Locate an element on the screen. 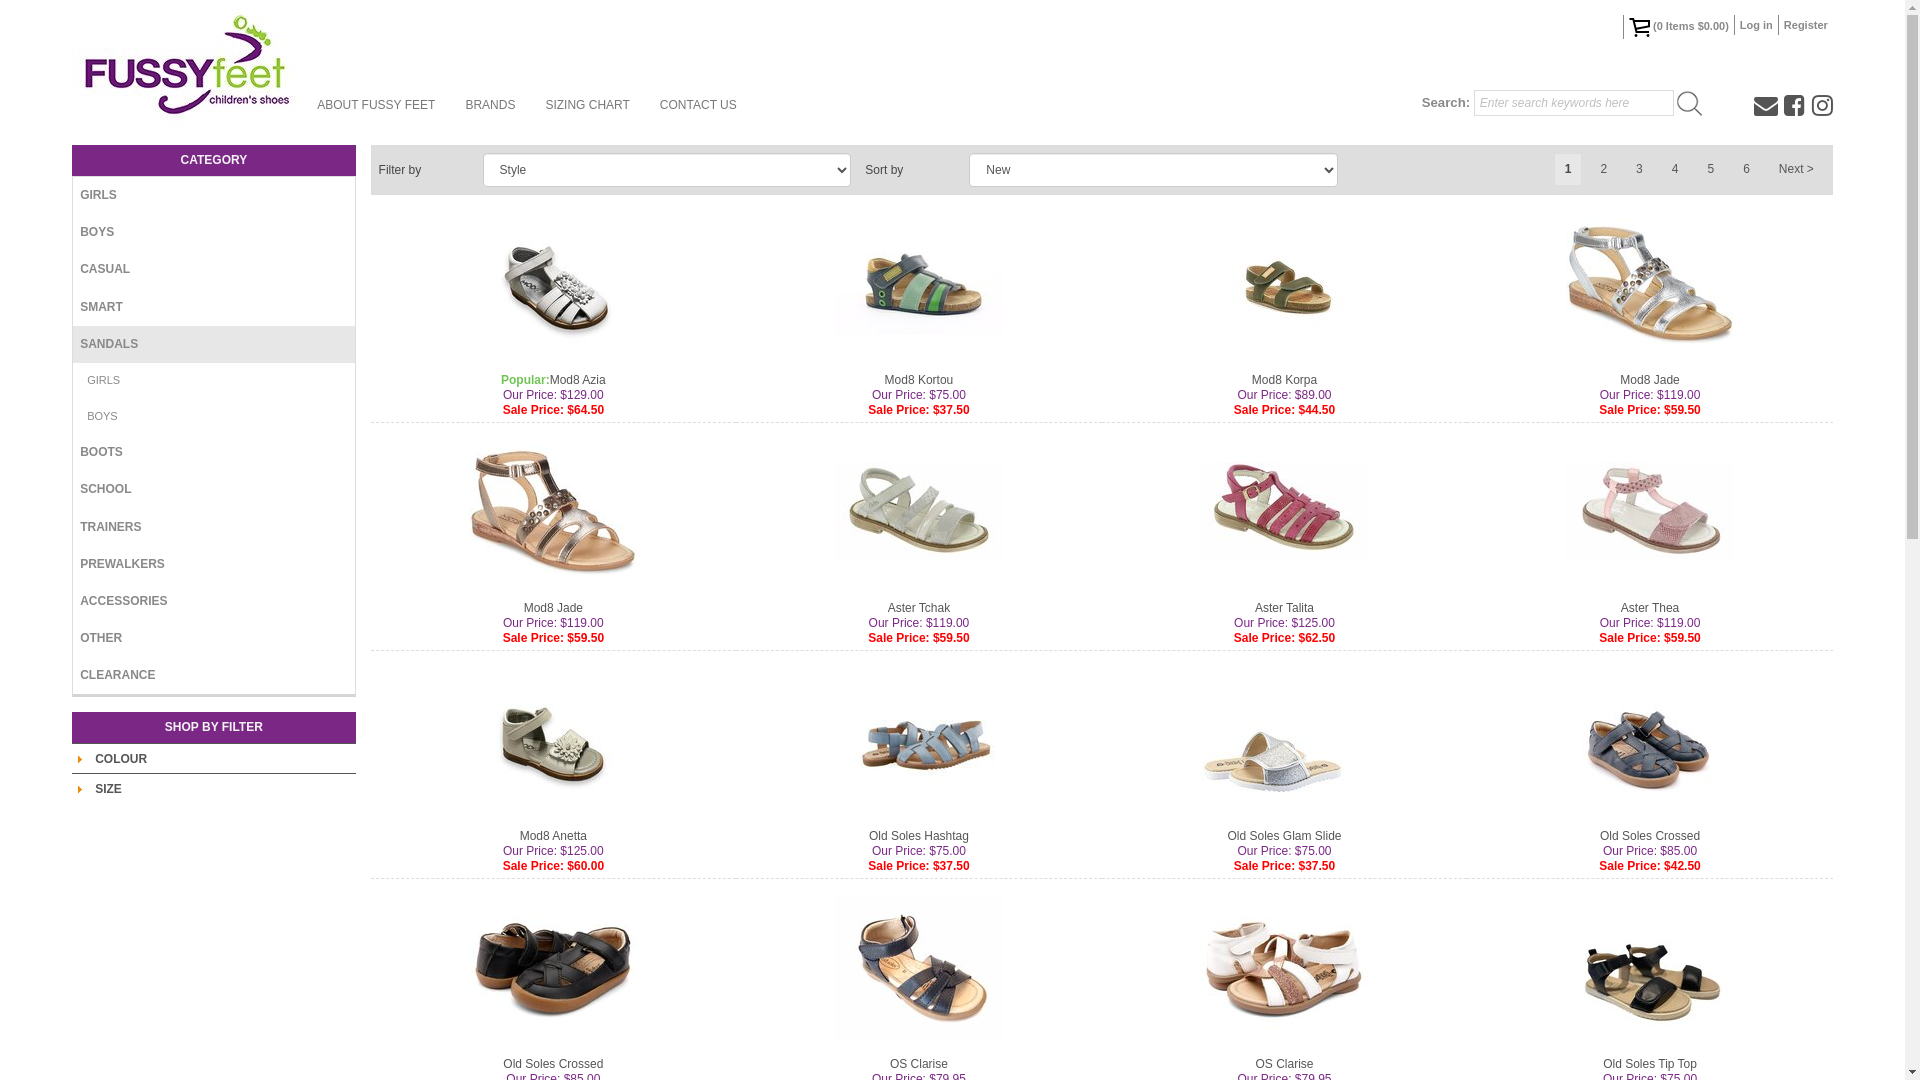 The width and height of the screenshot is (1920, 1080). 'OS Clarise' is located at coordinates (917, 1063).